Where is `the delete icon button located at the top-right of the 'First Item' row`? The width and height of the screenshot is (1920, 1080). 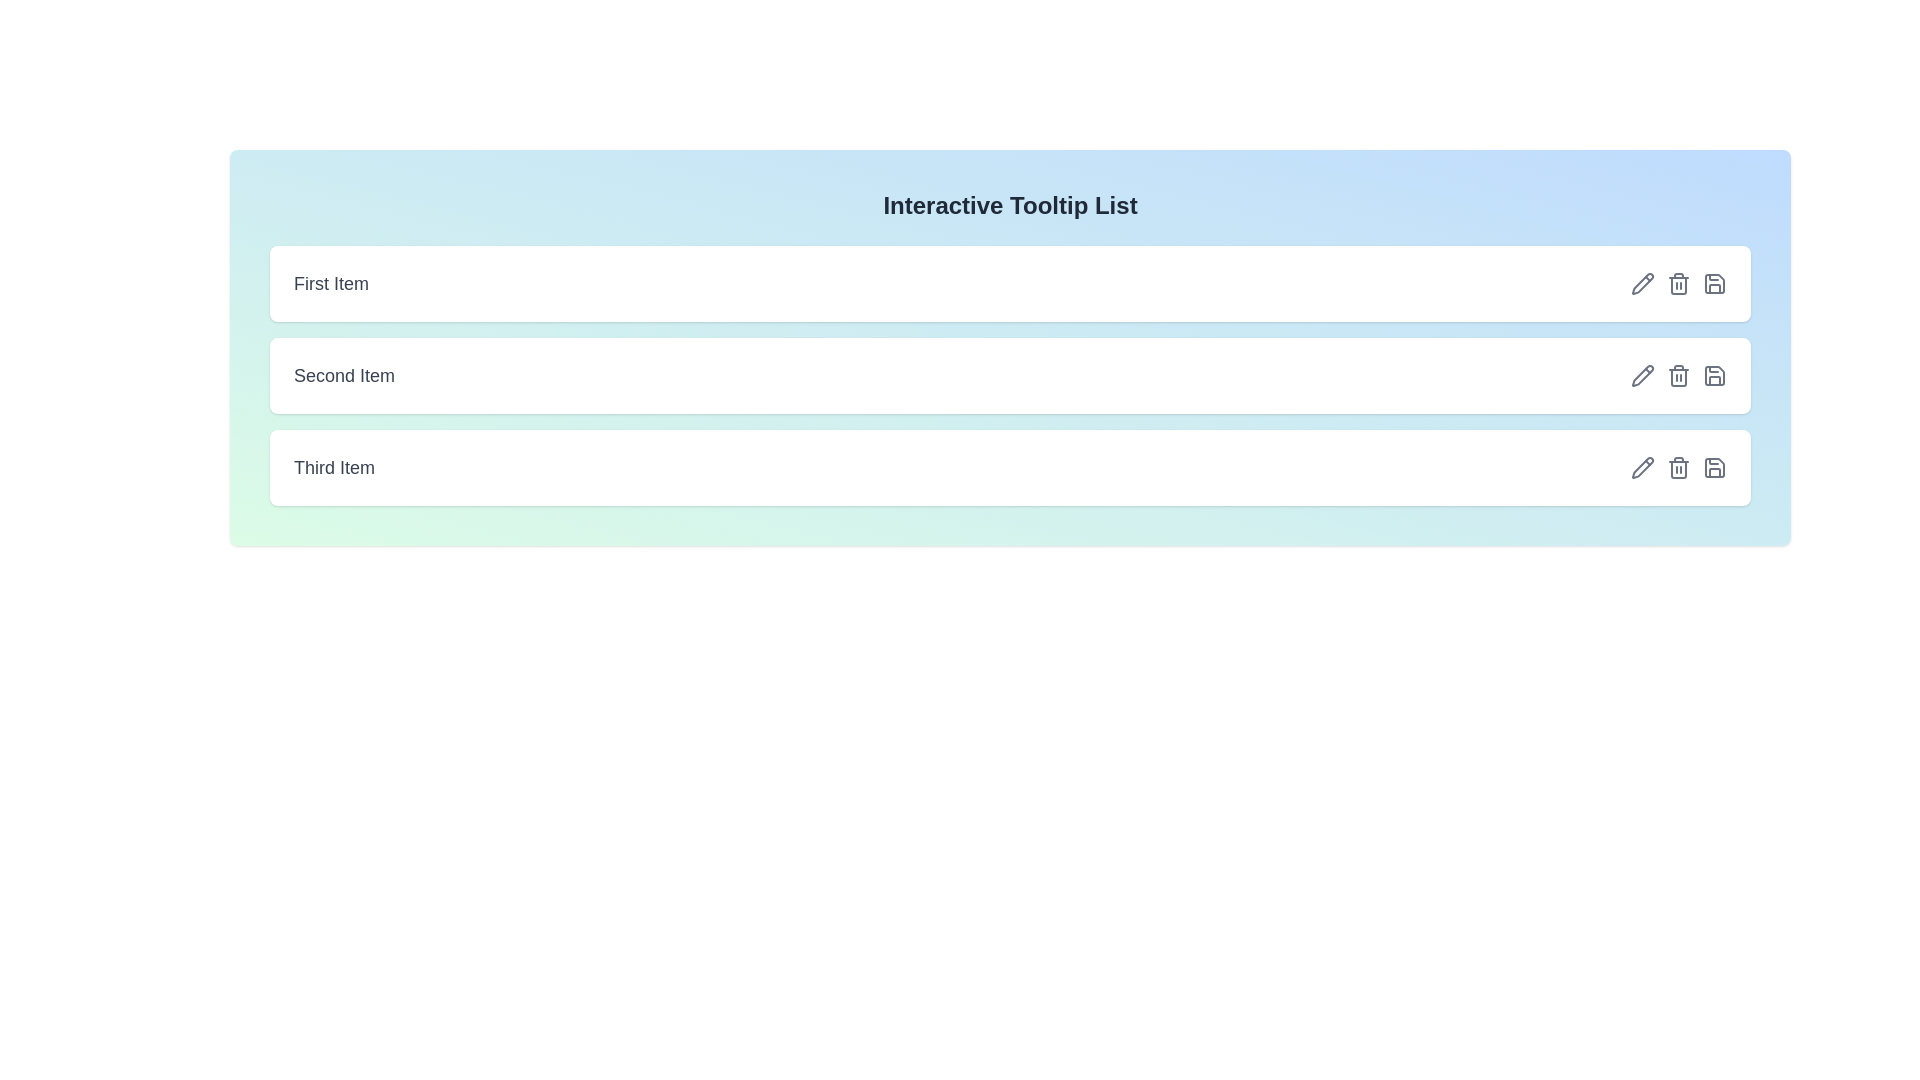
the delete icon button located at the top-right of the 'First Item' row is located at coordinates (1679, 284).